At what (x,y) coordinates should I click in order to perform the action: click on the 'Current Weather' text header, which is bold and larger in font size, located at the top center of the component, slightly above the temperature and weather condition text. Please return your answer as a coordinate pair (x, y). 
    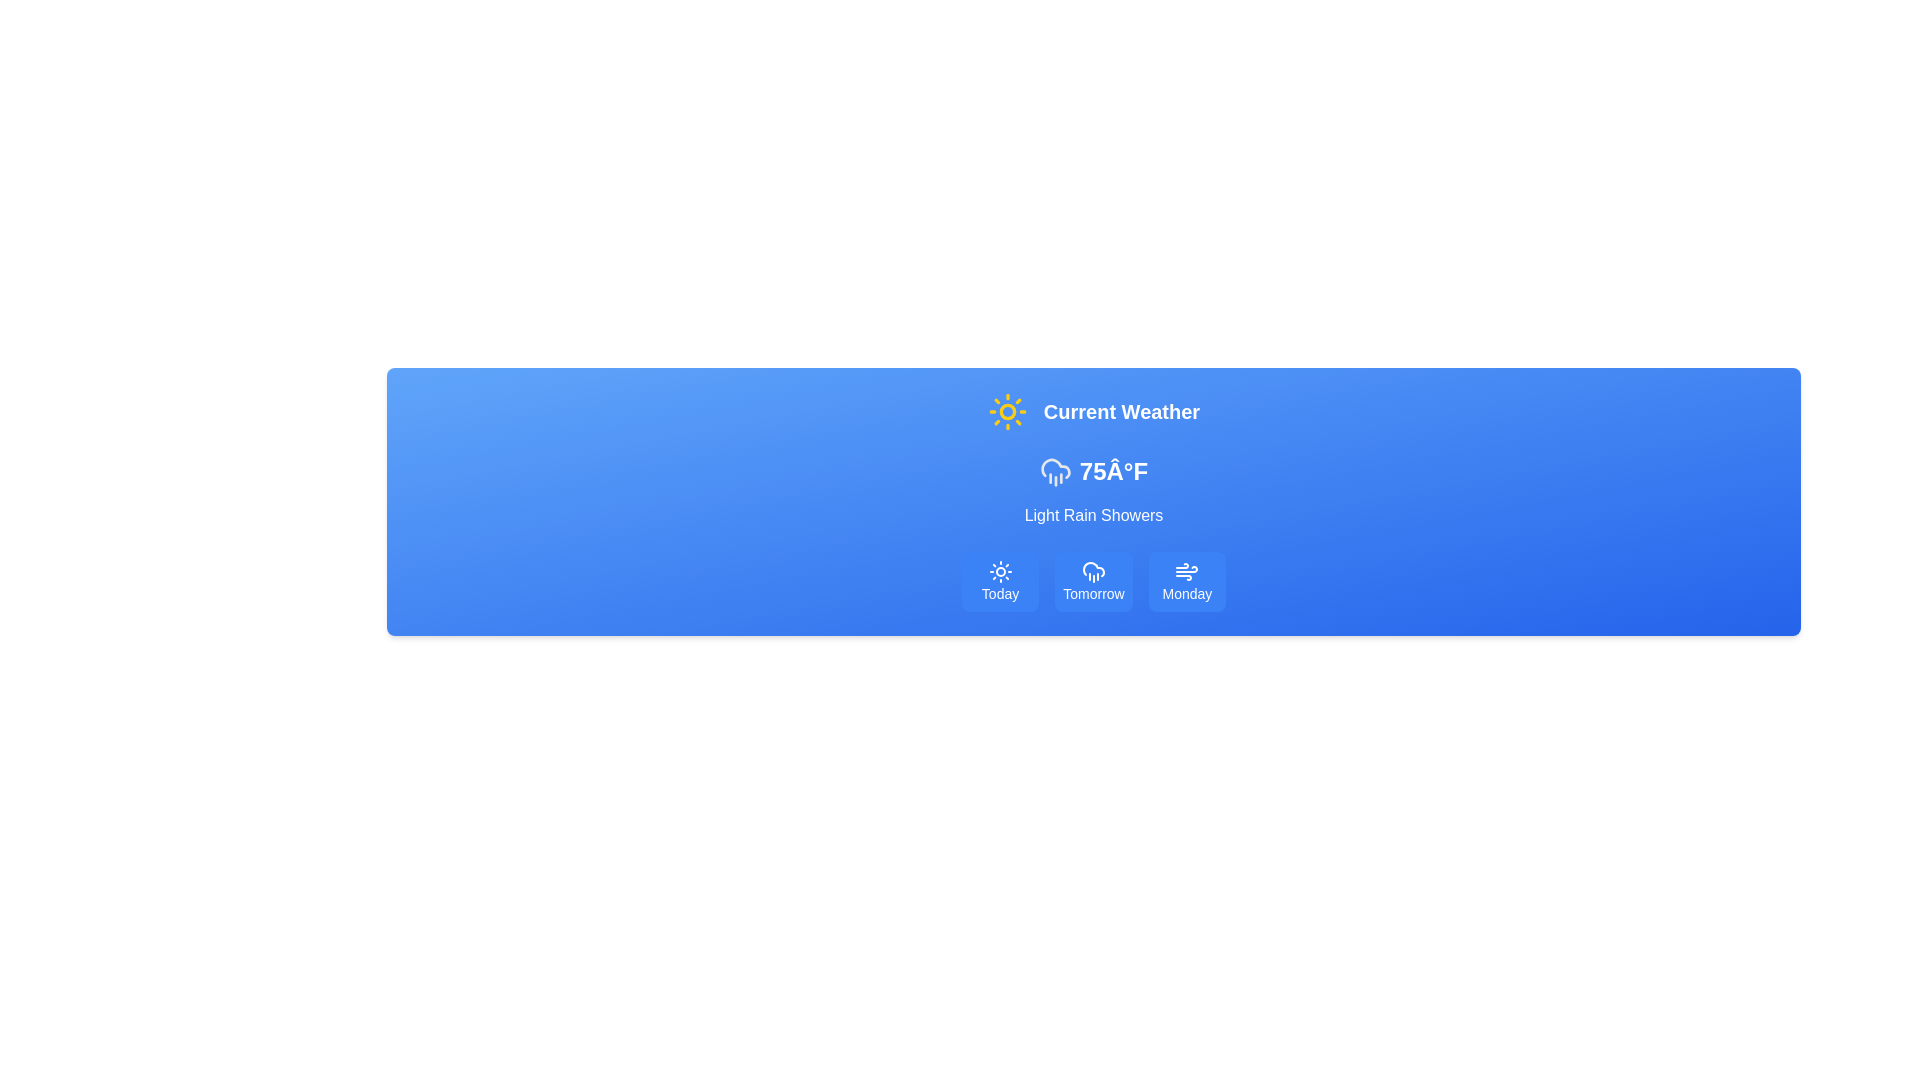
    Looking at the image, I should click on (1122, 411).